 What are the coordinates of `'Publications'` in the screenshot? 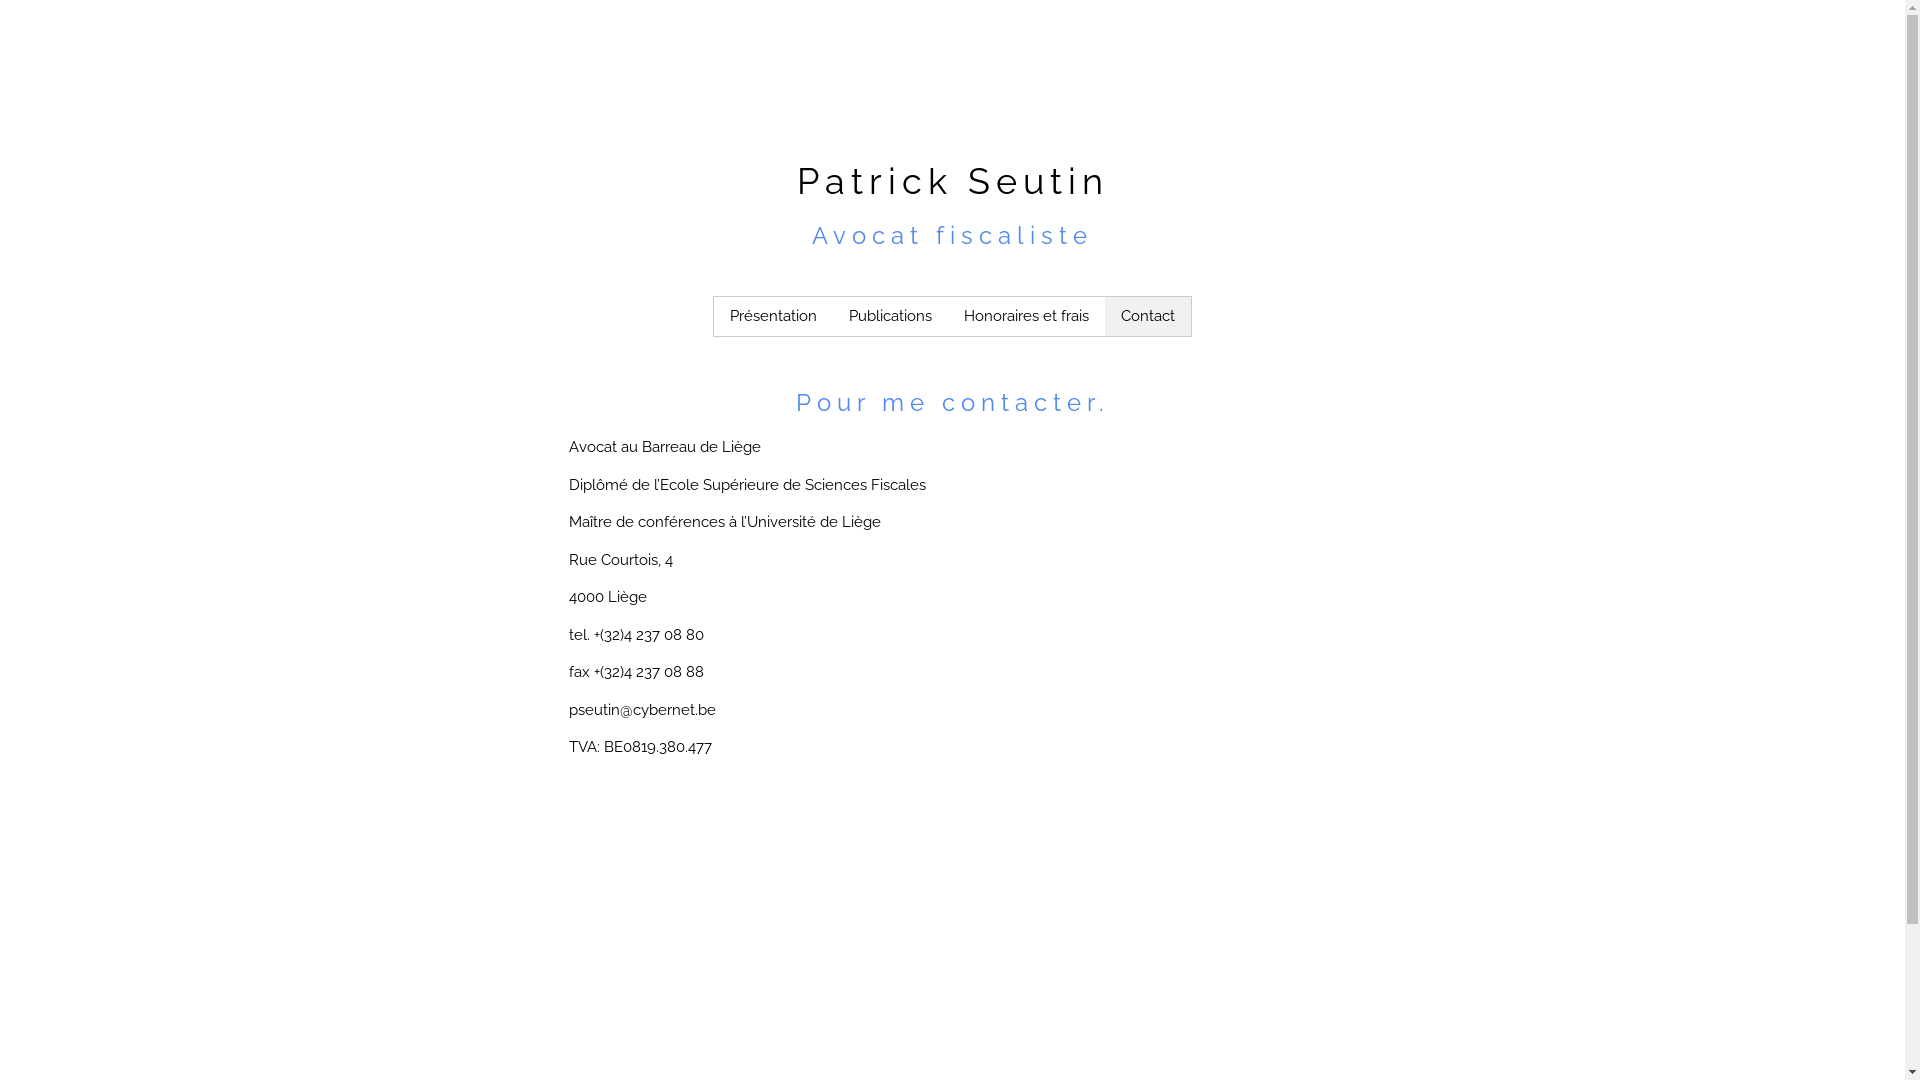 It's located at (833, 315).